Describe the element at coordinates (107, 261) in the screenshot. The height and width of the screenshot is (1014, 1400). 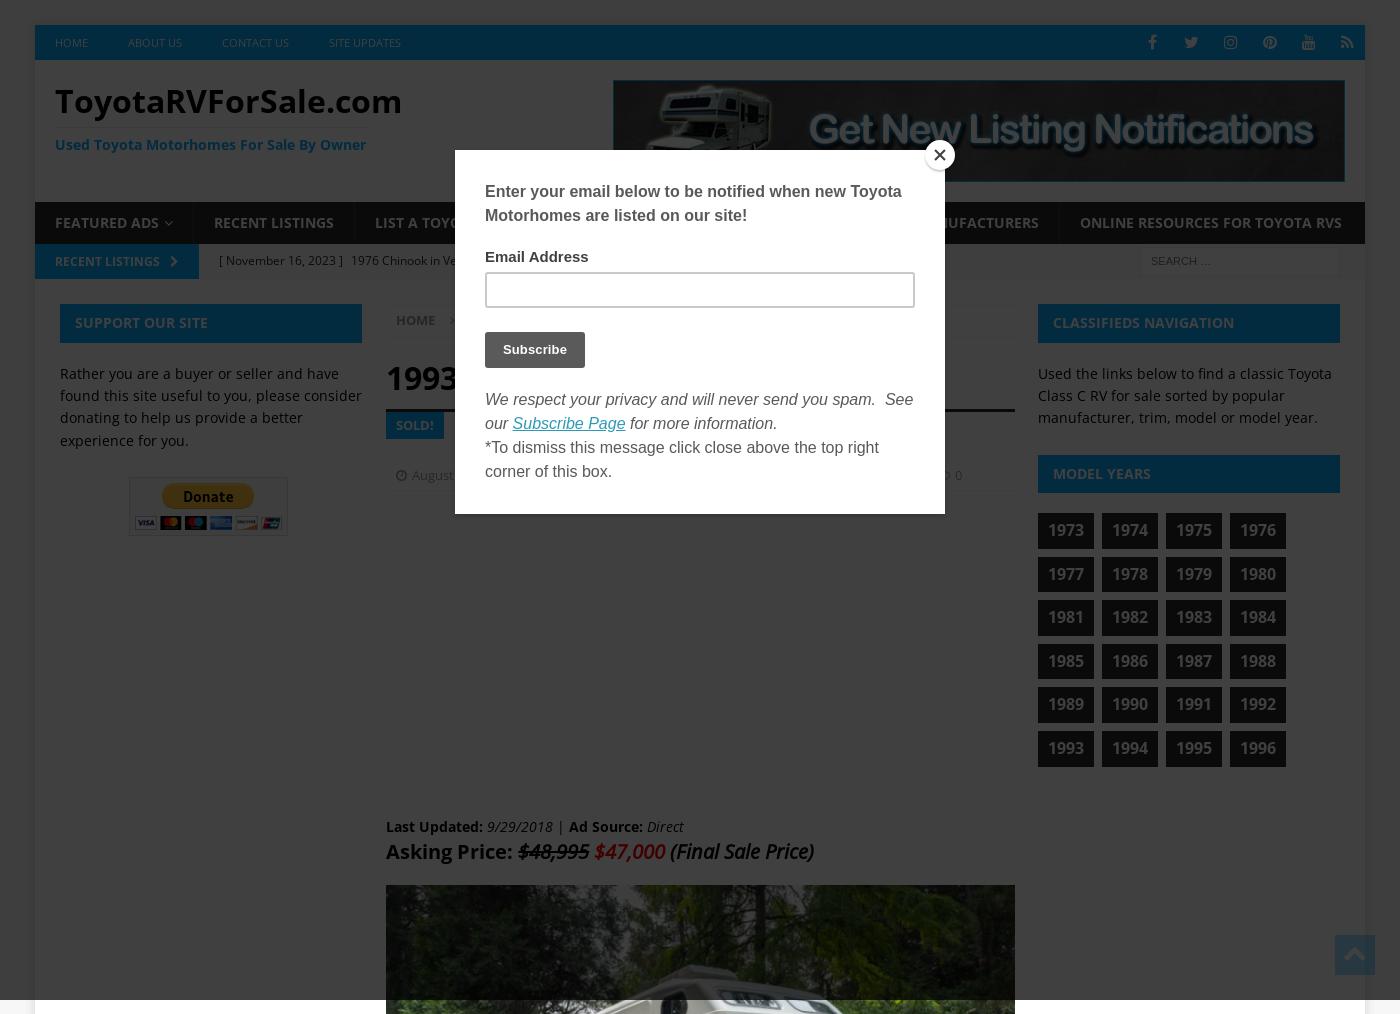
I see `'Recent Listings'` at that location.